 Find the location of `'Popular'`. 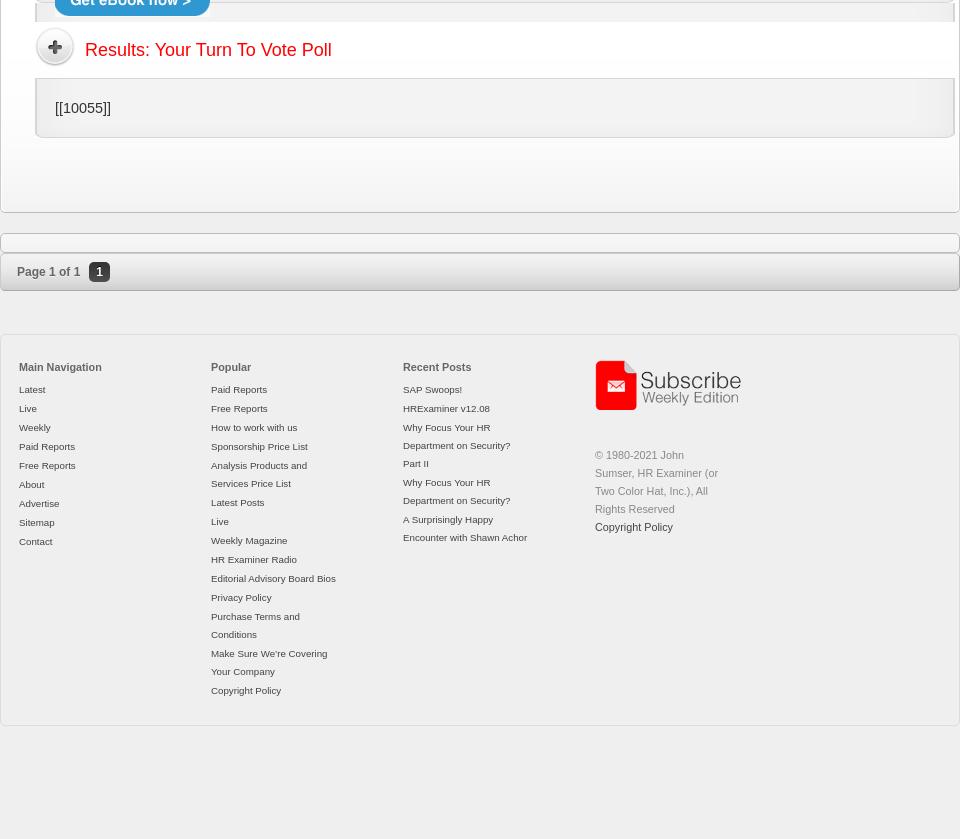

'Popular' is located at coordinates (230, 365).